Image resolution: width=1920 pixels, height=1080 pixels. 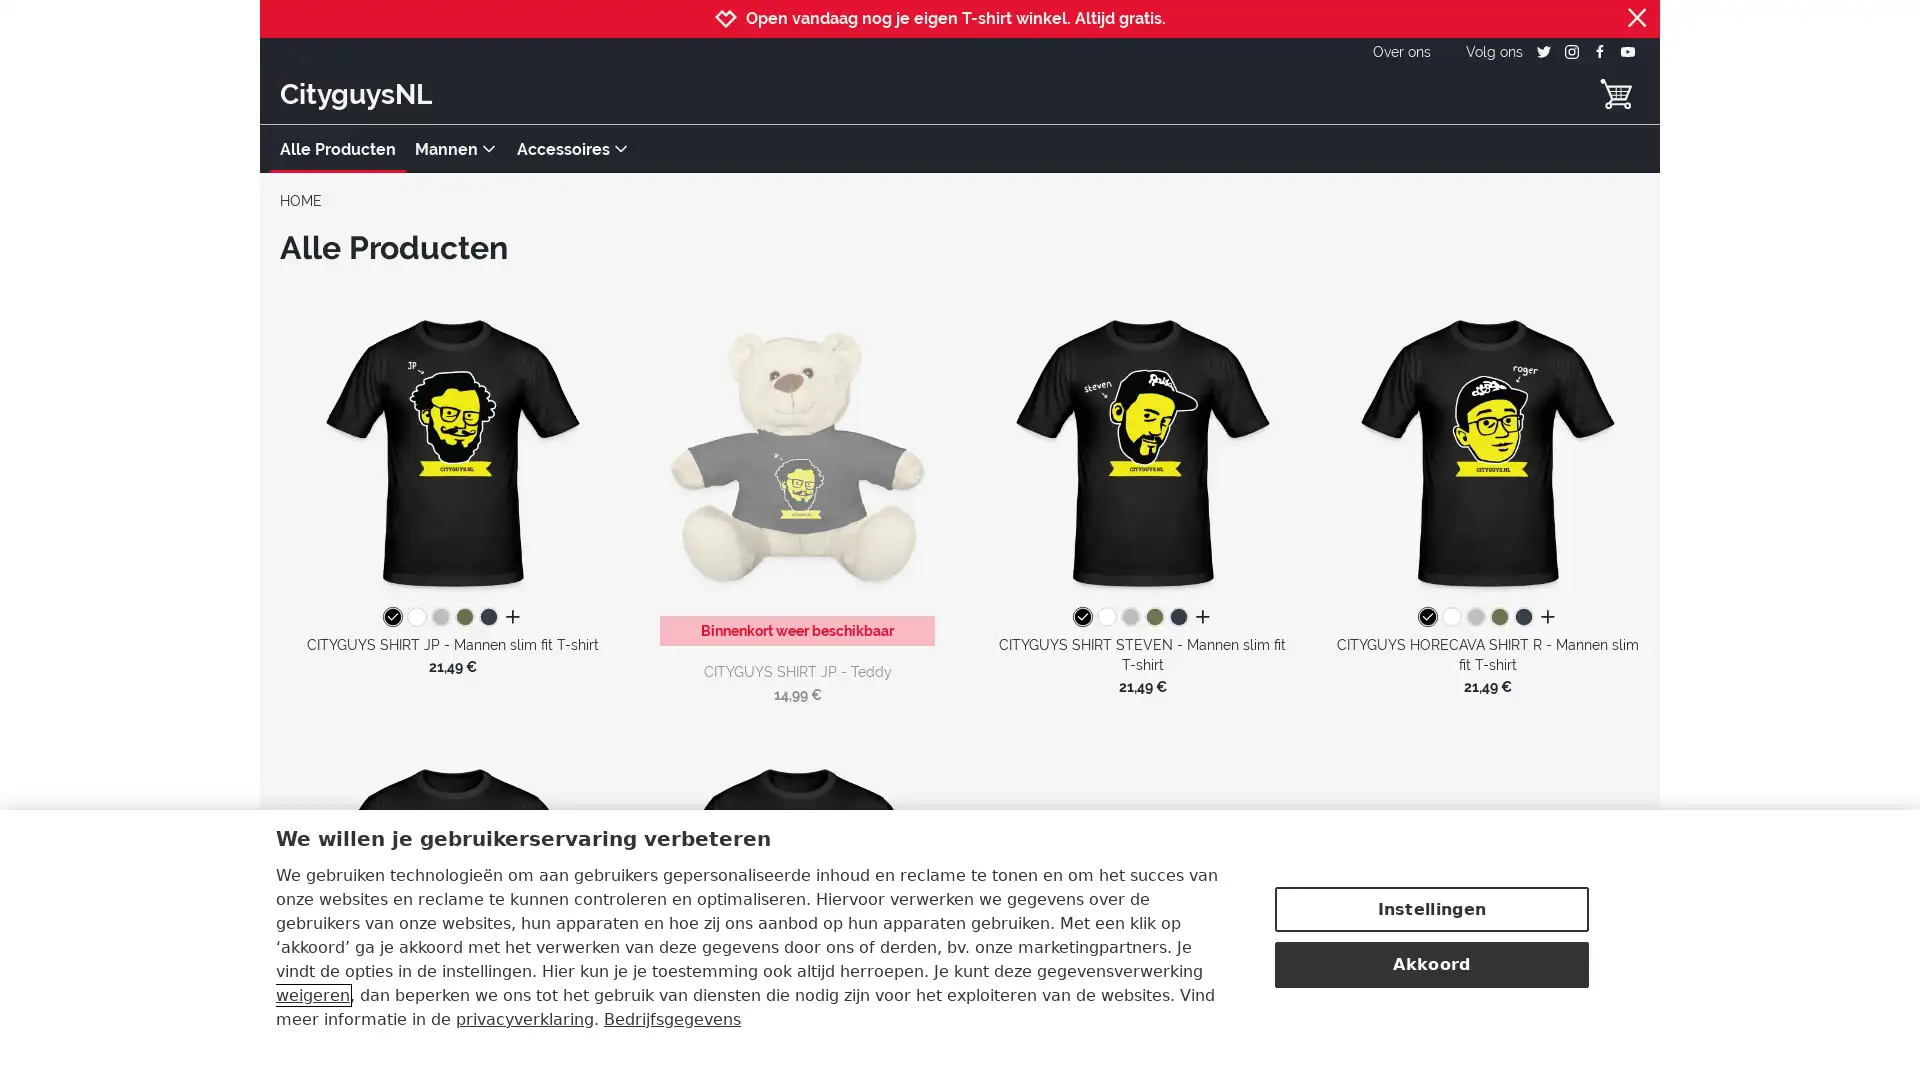 What do you see at coordinates (451, 448) in the screenshot?
I see `CITYGUYS SHIRT JP - Mannen slim fit T-shirt` at bounding box center [451, 448].